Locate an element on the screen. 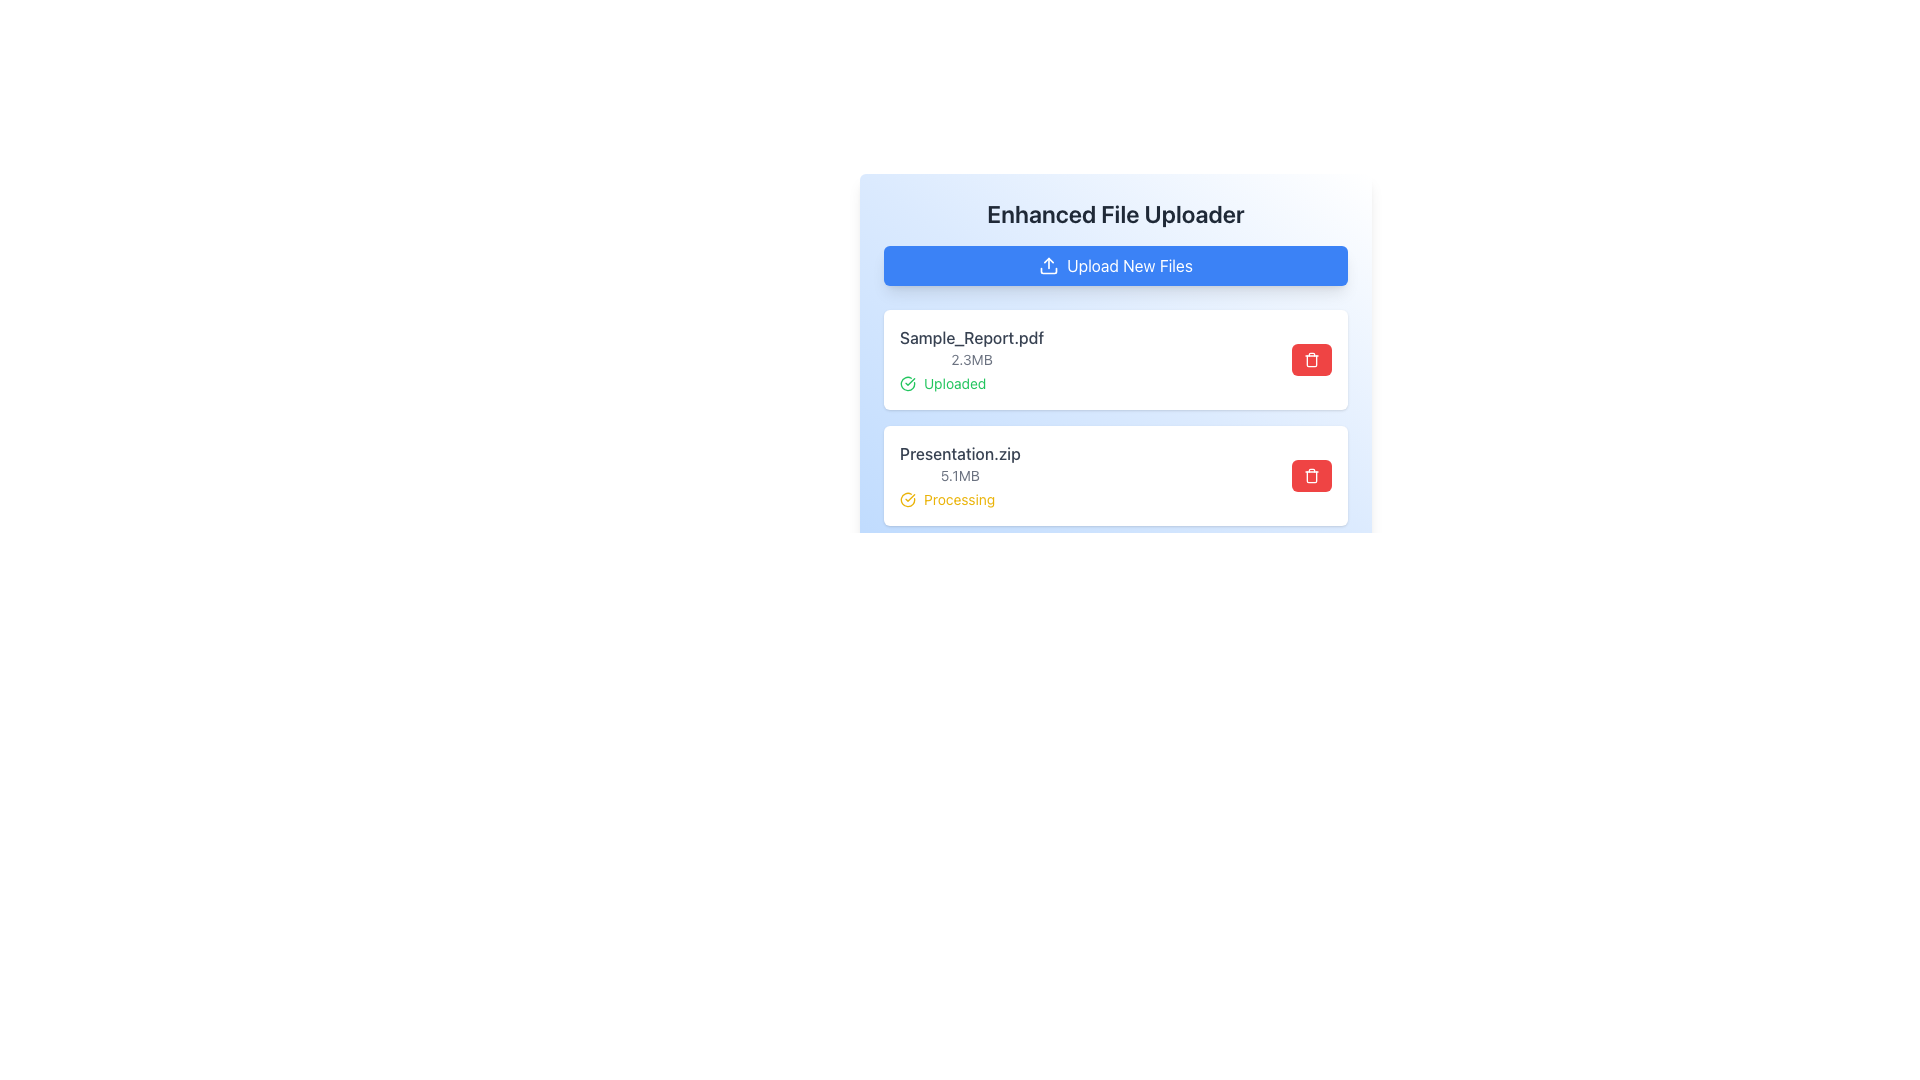  the upload button located below the 'Enhanced File Uploader' heading is located at coordinates (1115, 265).